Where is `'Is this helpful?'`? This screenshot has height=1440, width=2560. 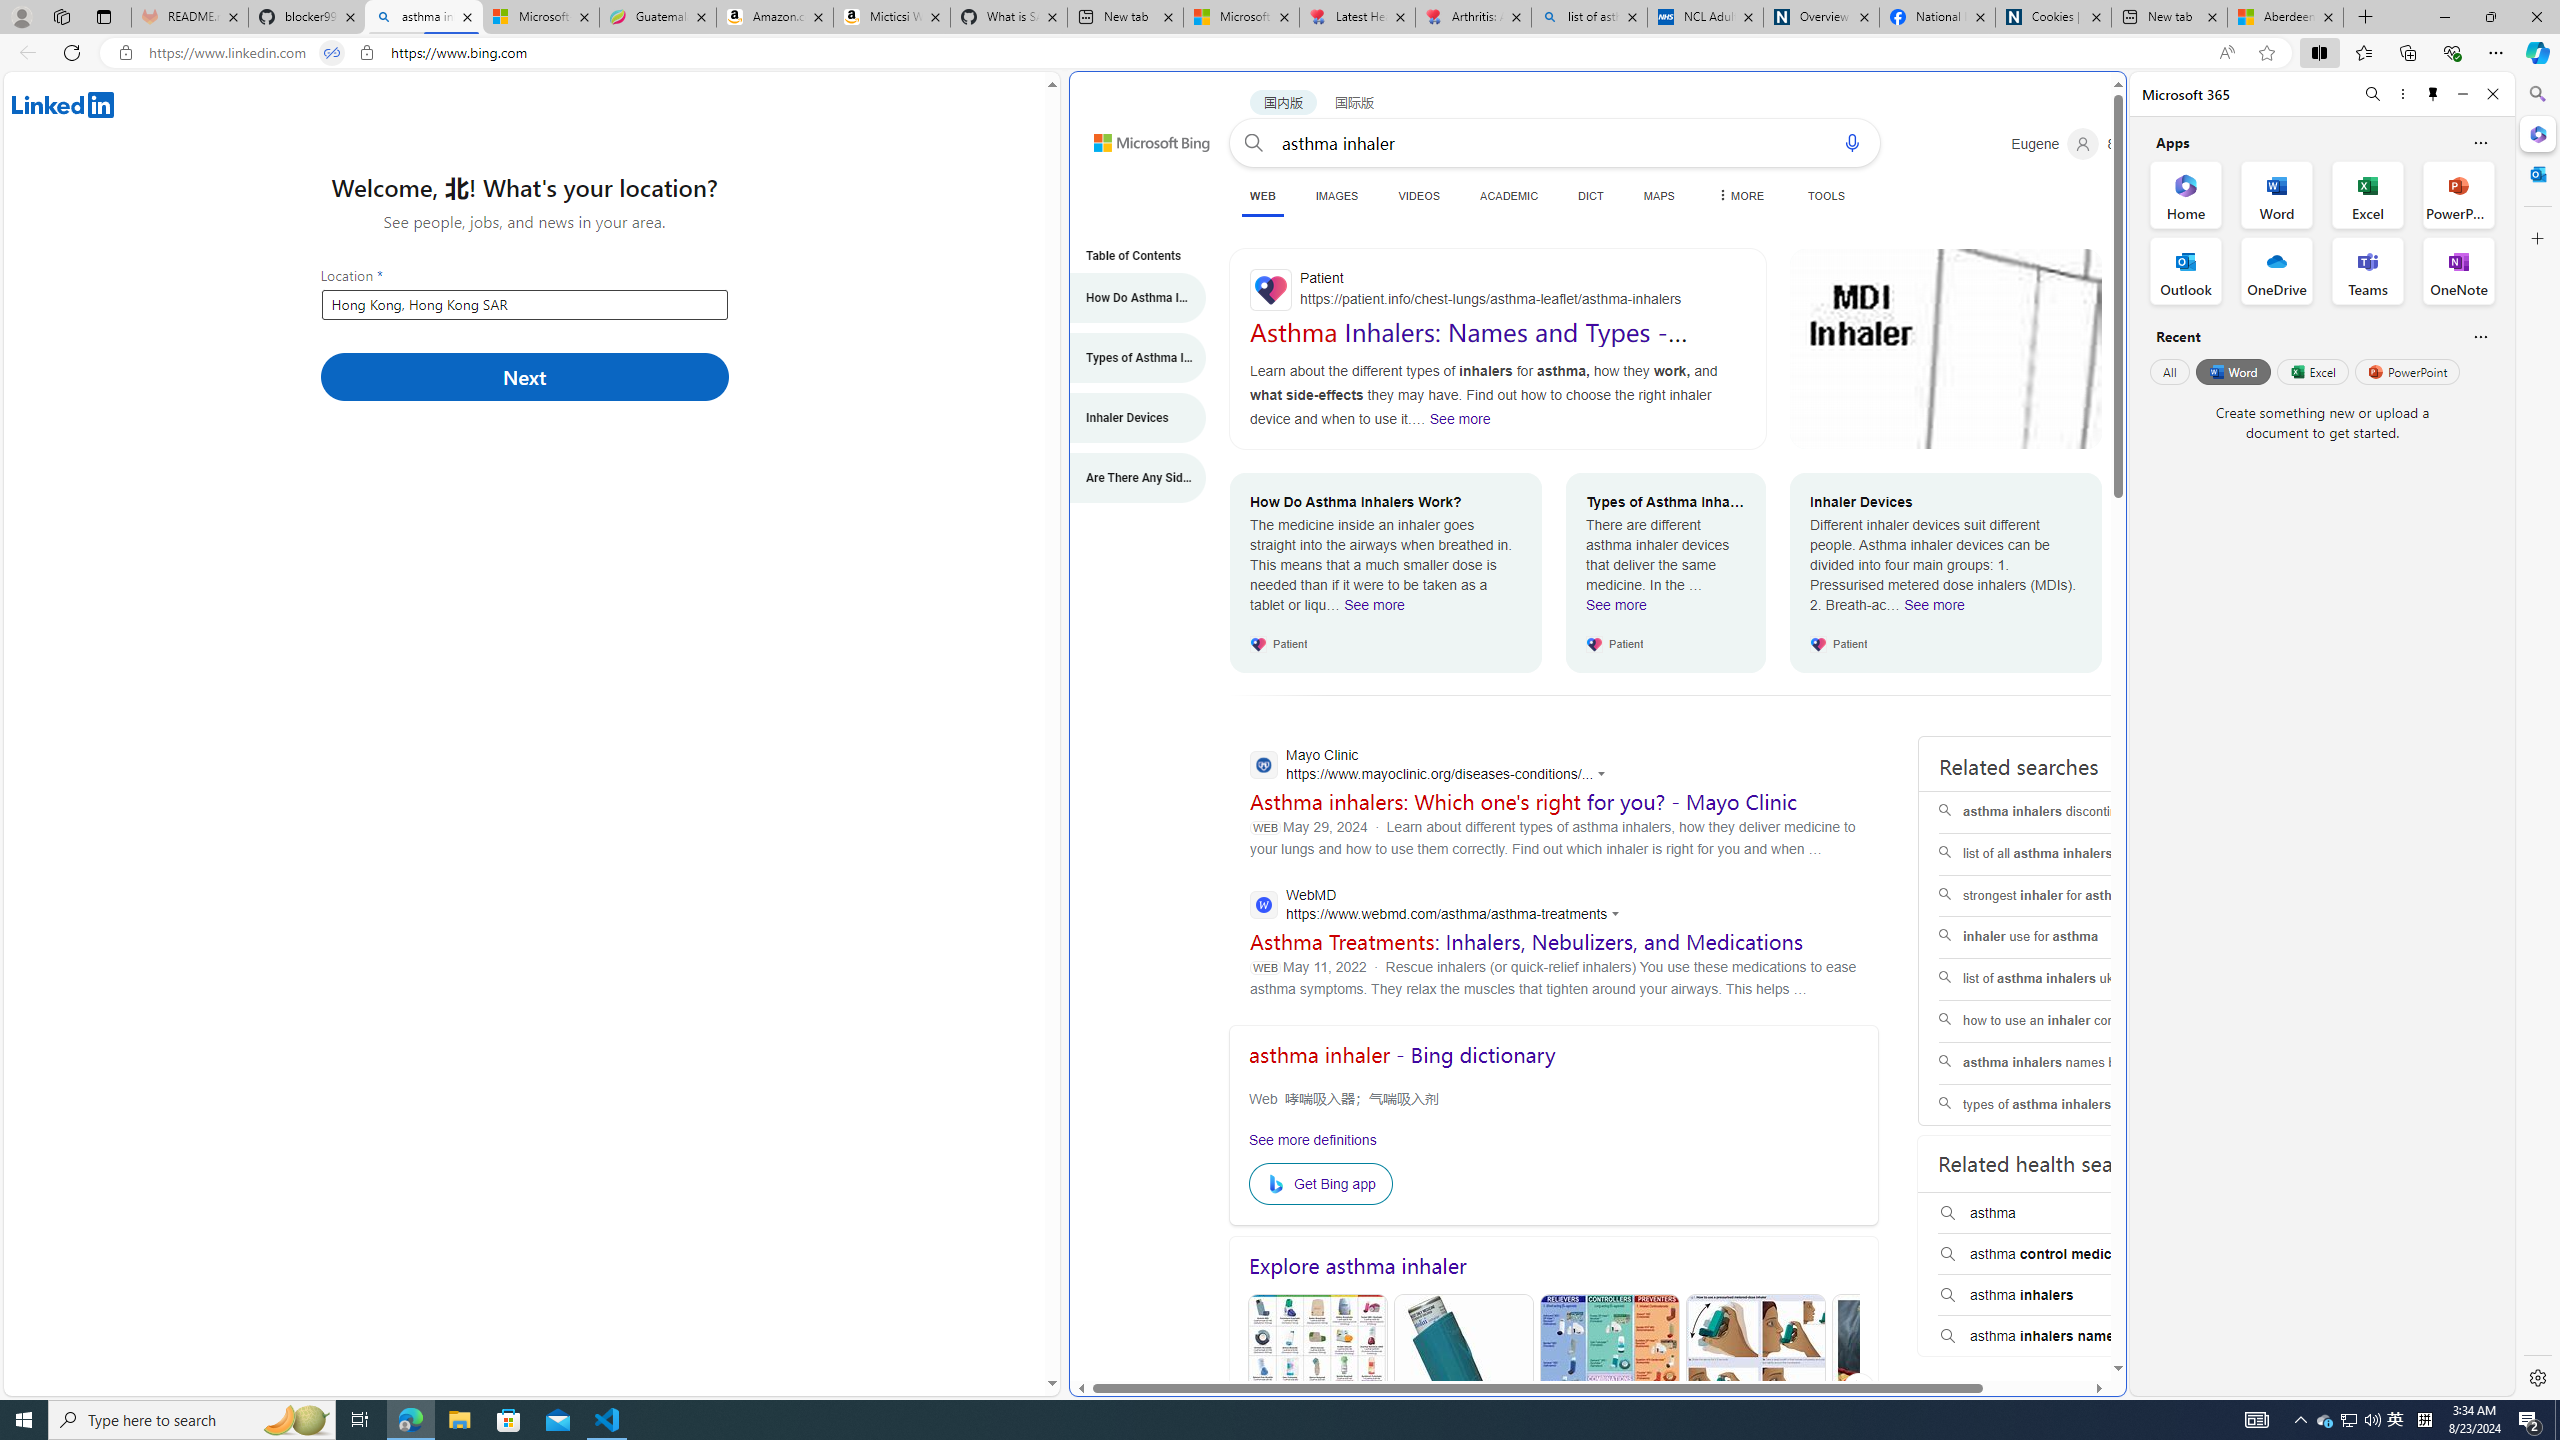
'Is this helpful?' is located at coordinates (2479, 336).